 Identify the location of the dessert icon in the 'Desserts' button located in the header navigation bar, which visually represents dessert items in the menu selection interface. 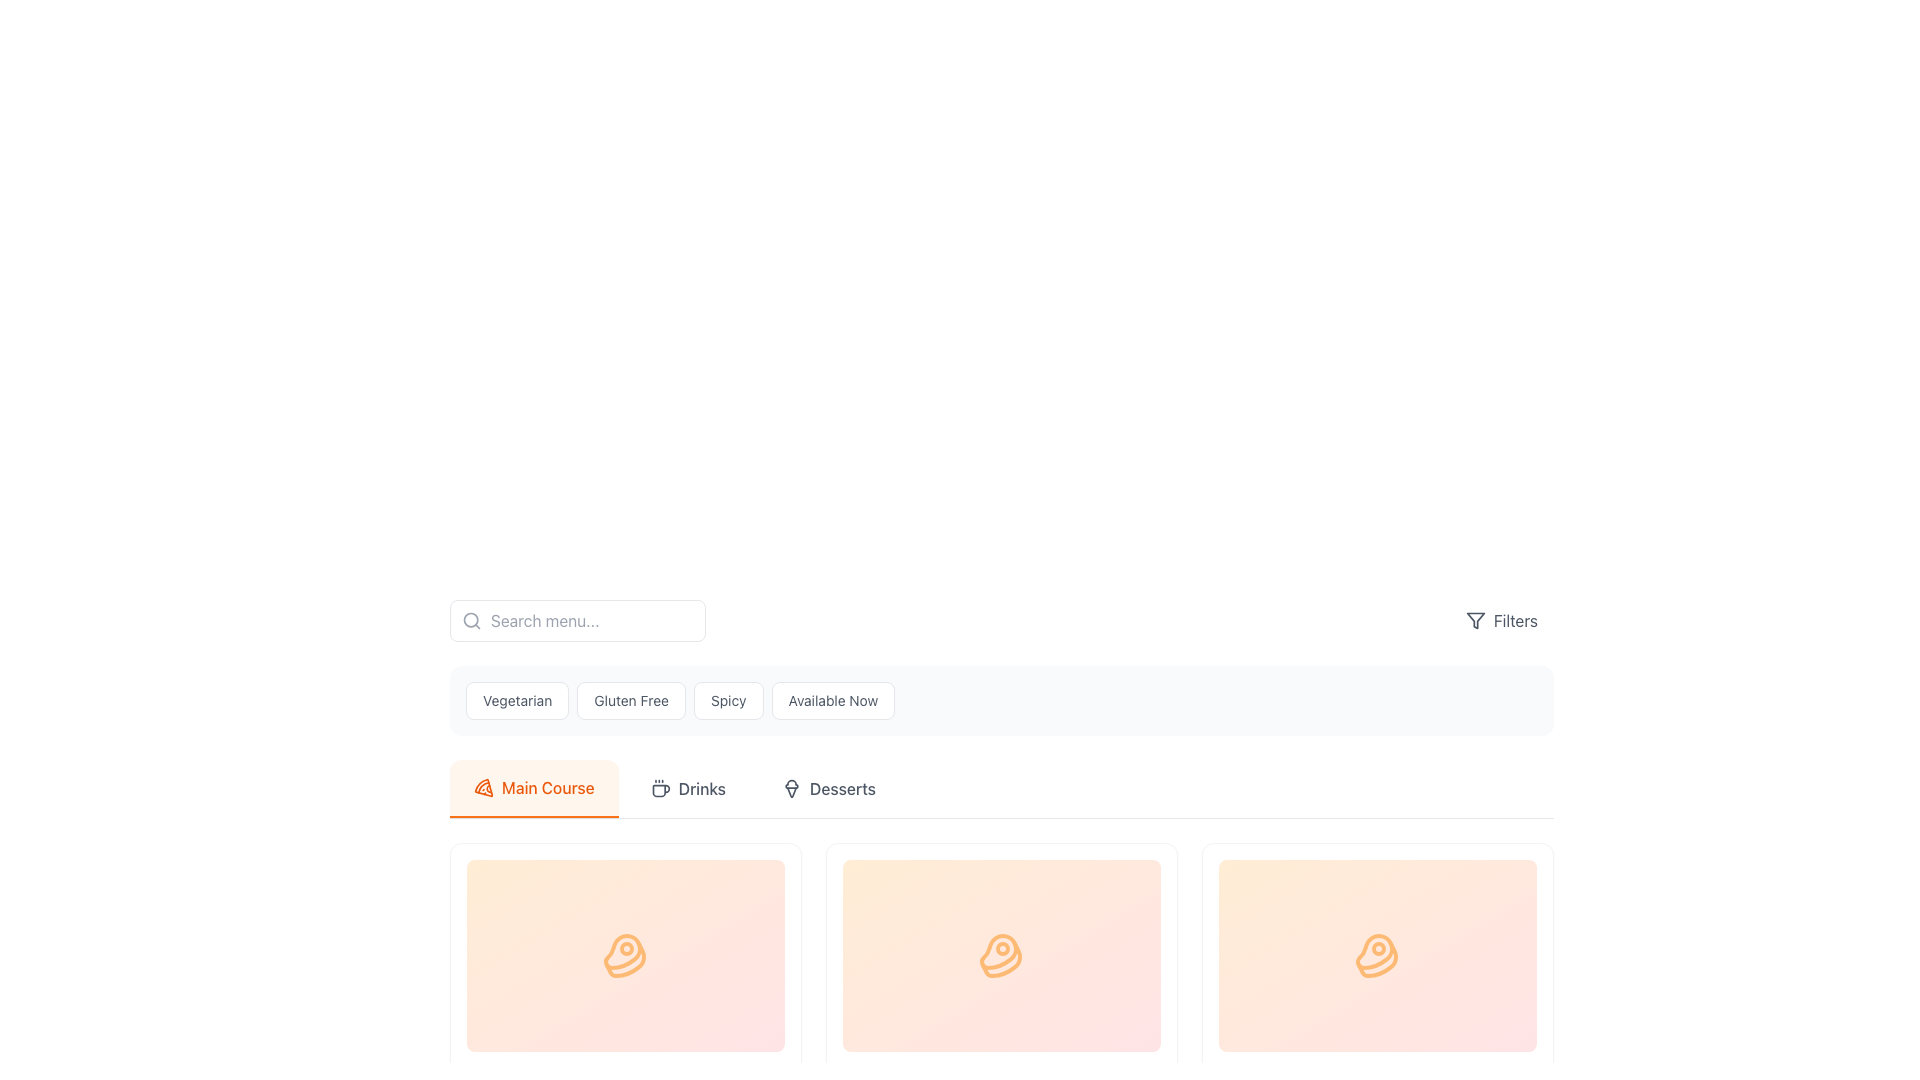
(791, 788).